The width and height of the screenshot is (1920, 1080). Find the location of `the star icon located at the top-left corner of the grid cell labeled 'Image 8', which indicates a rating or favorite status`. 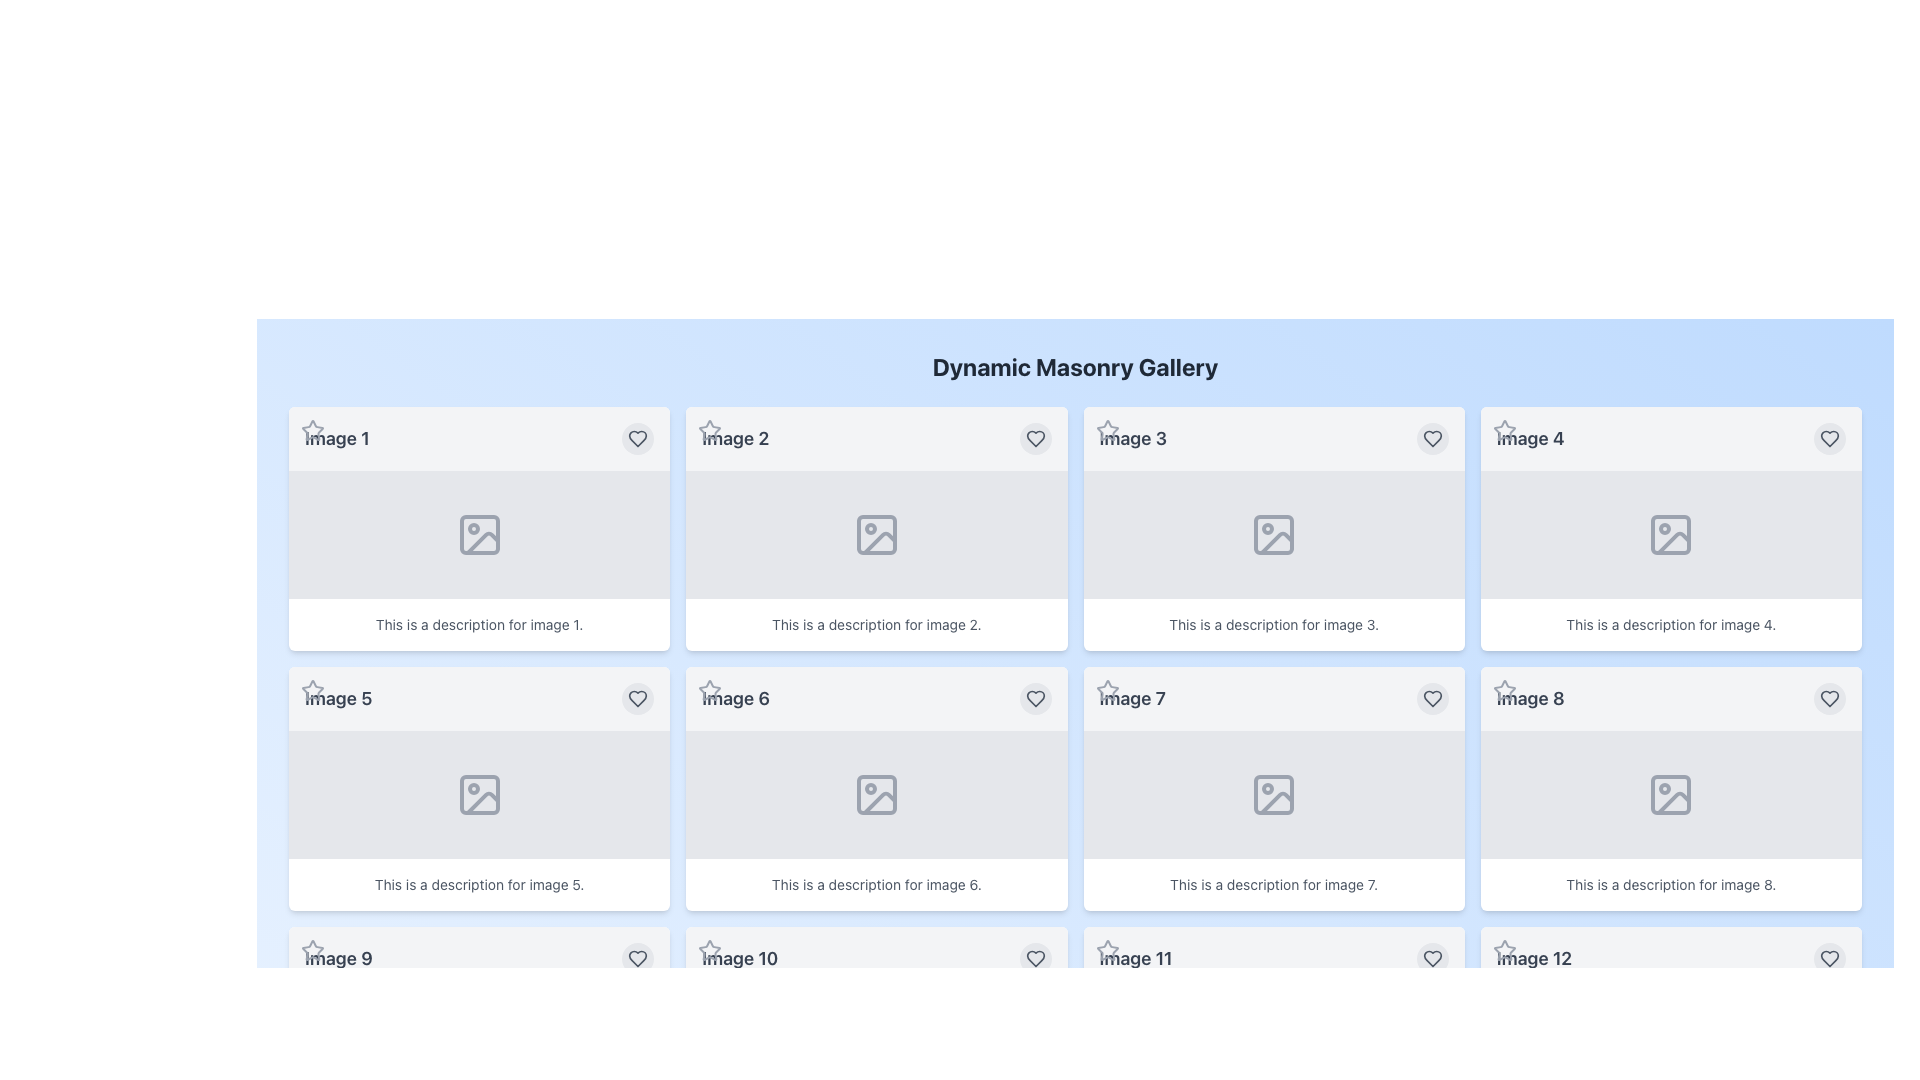

the star icon located at the top-left corner of the grid cell labeled 'Image 8', which indicates a rating or favorite status is located at coordinates (1504, 689).